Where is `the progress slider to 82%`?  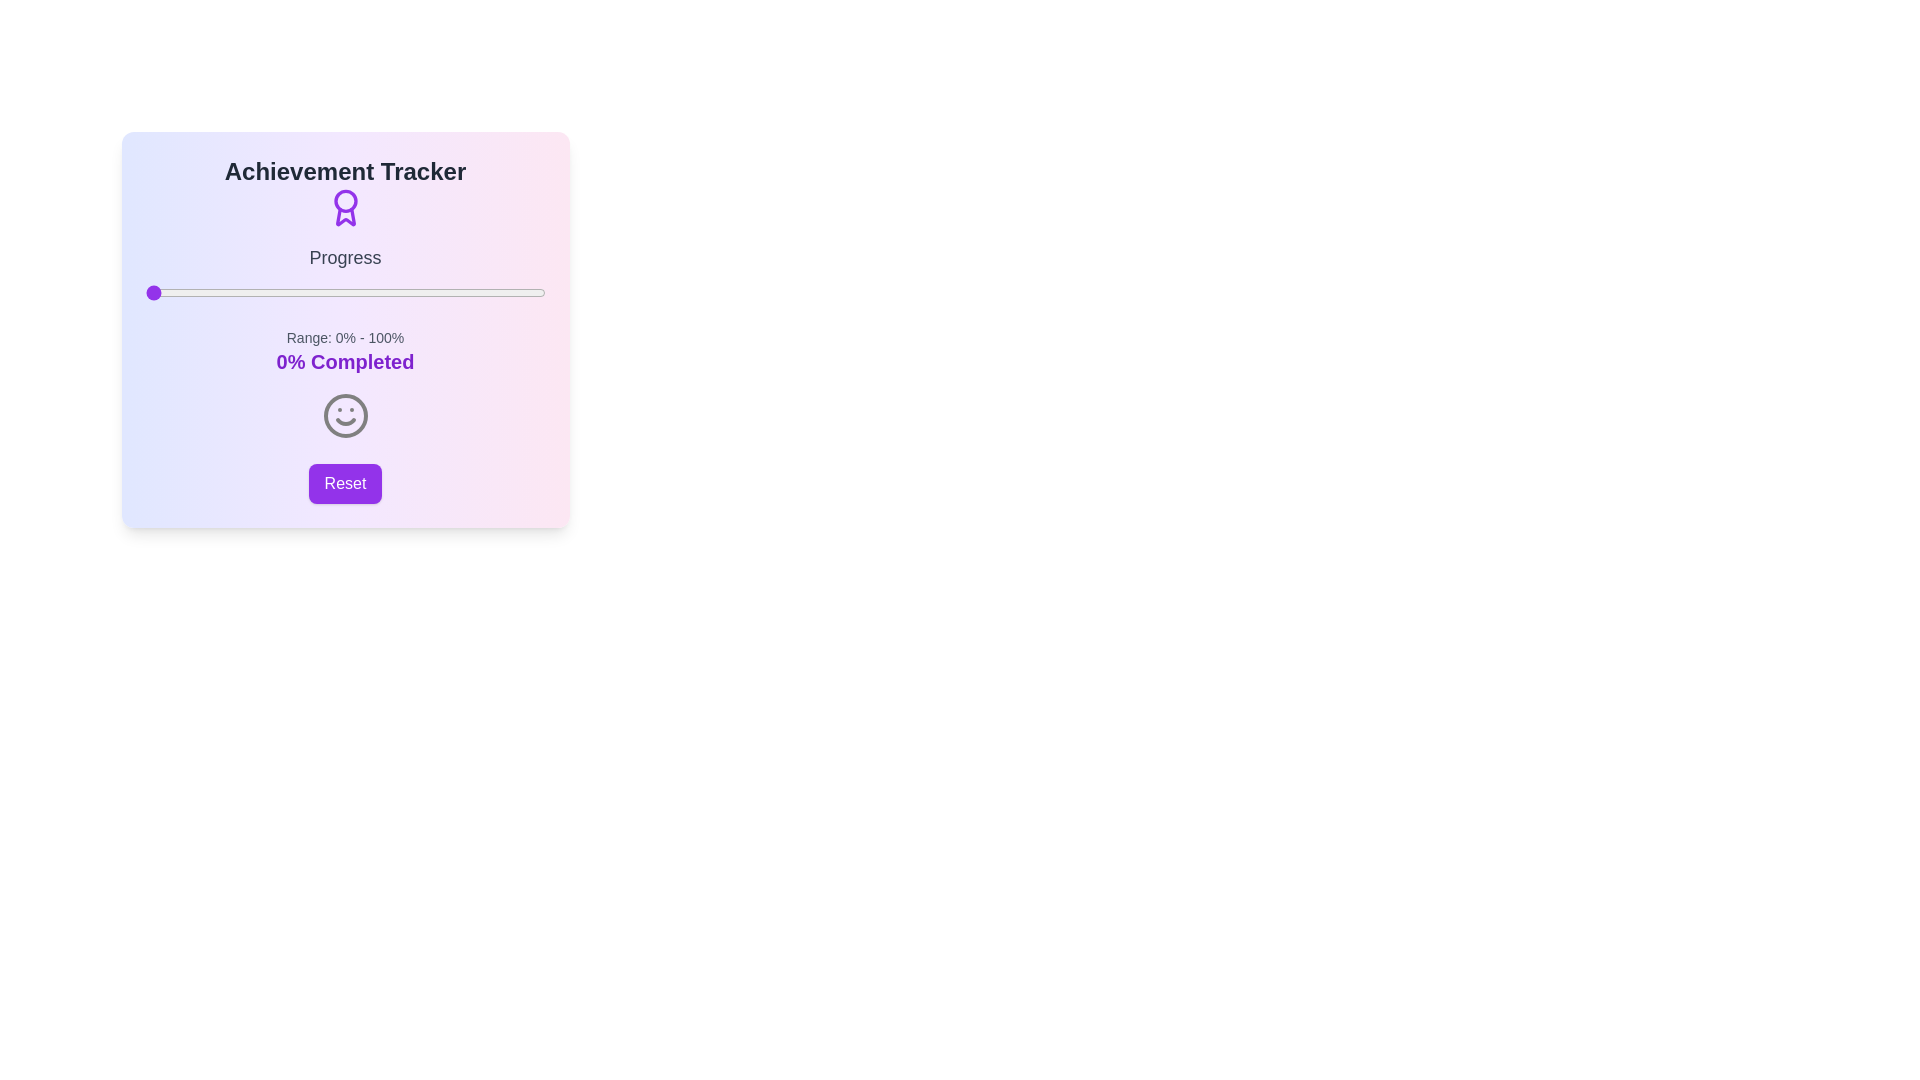 the progress slider to 82% is located at coordinates (472, 293).